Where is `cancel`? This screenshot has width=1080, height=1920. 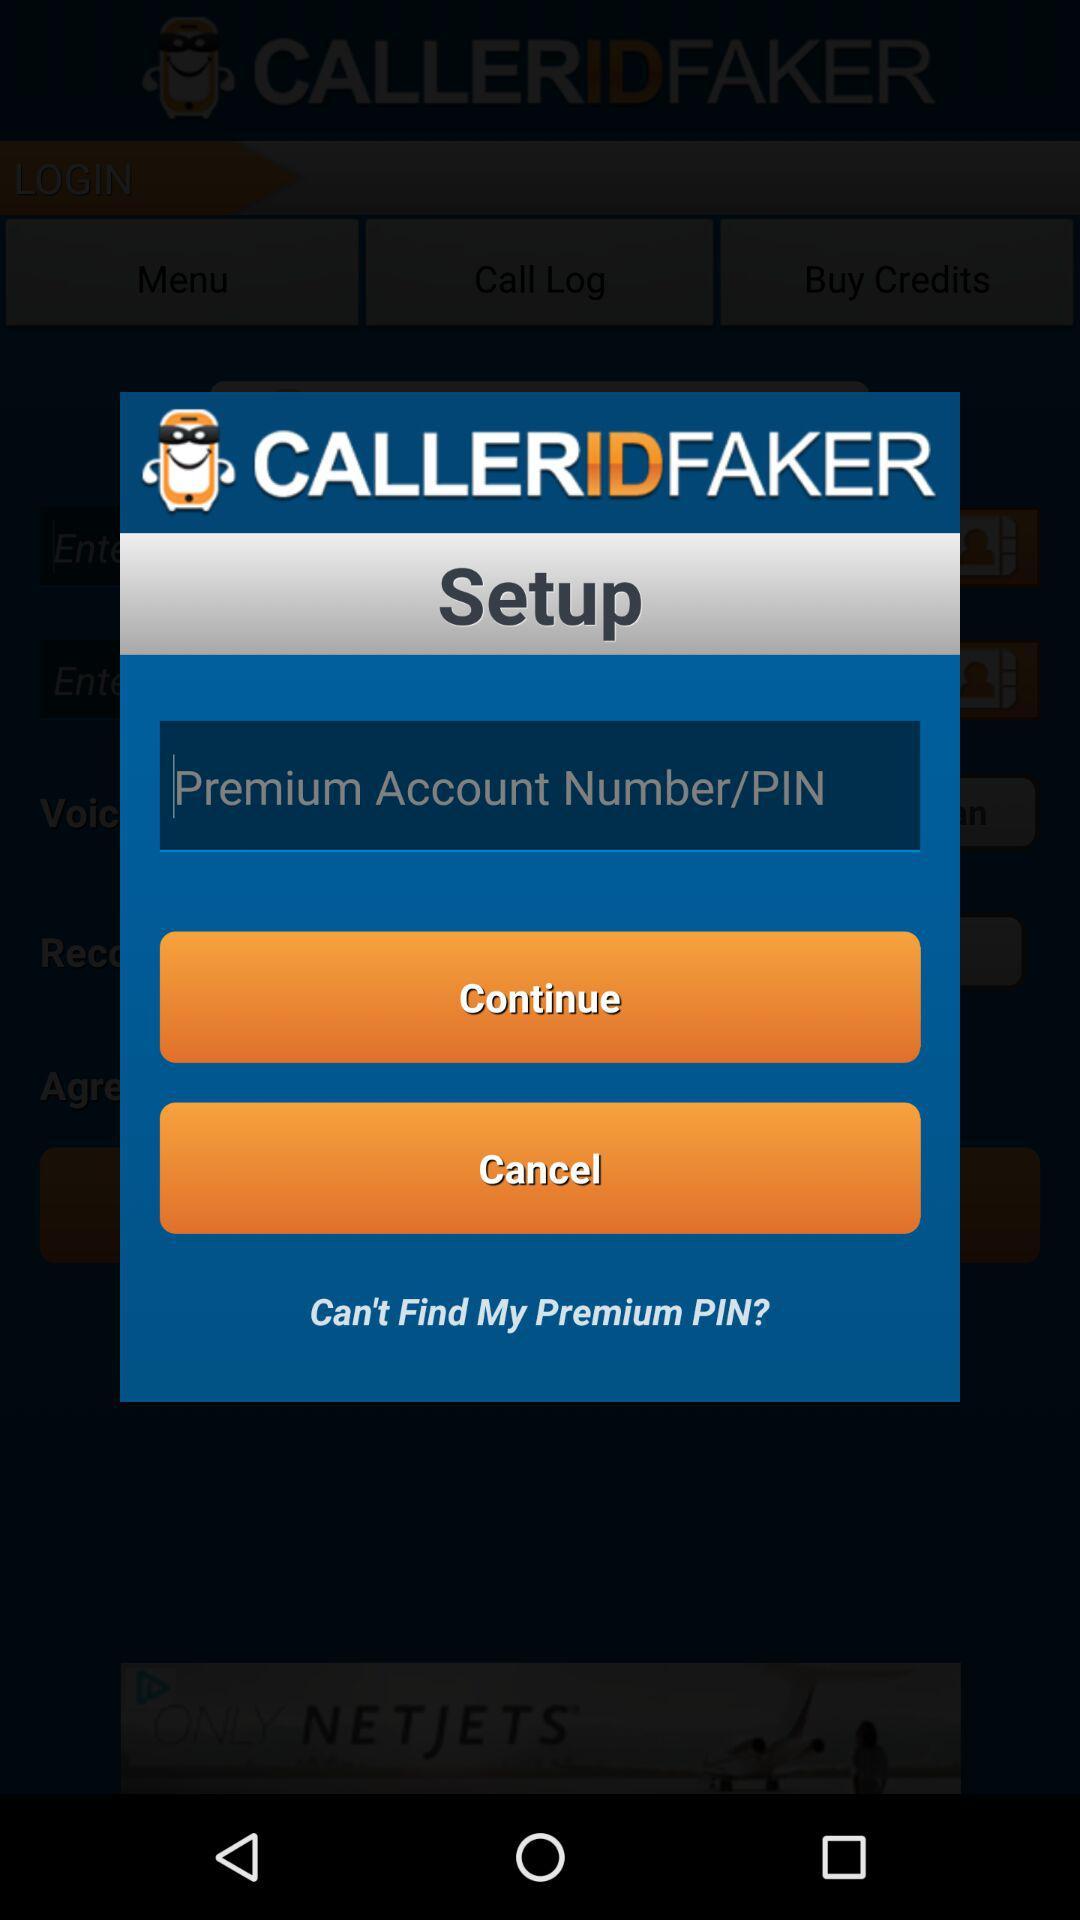
cancel is located at coordinates (540, 1168).